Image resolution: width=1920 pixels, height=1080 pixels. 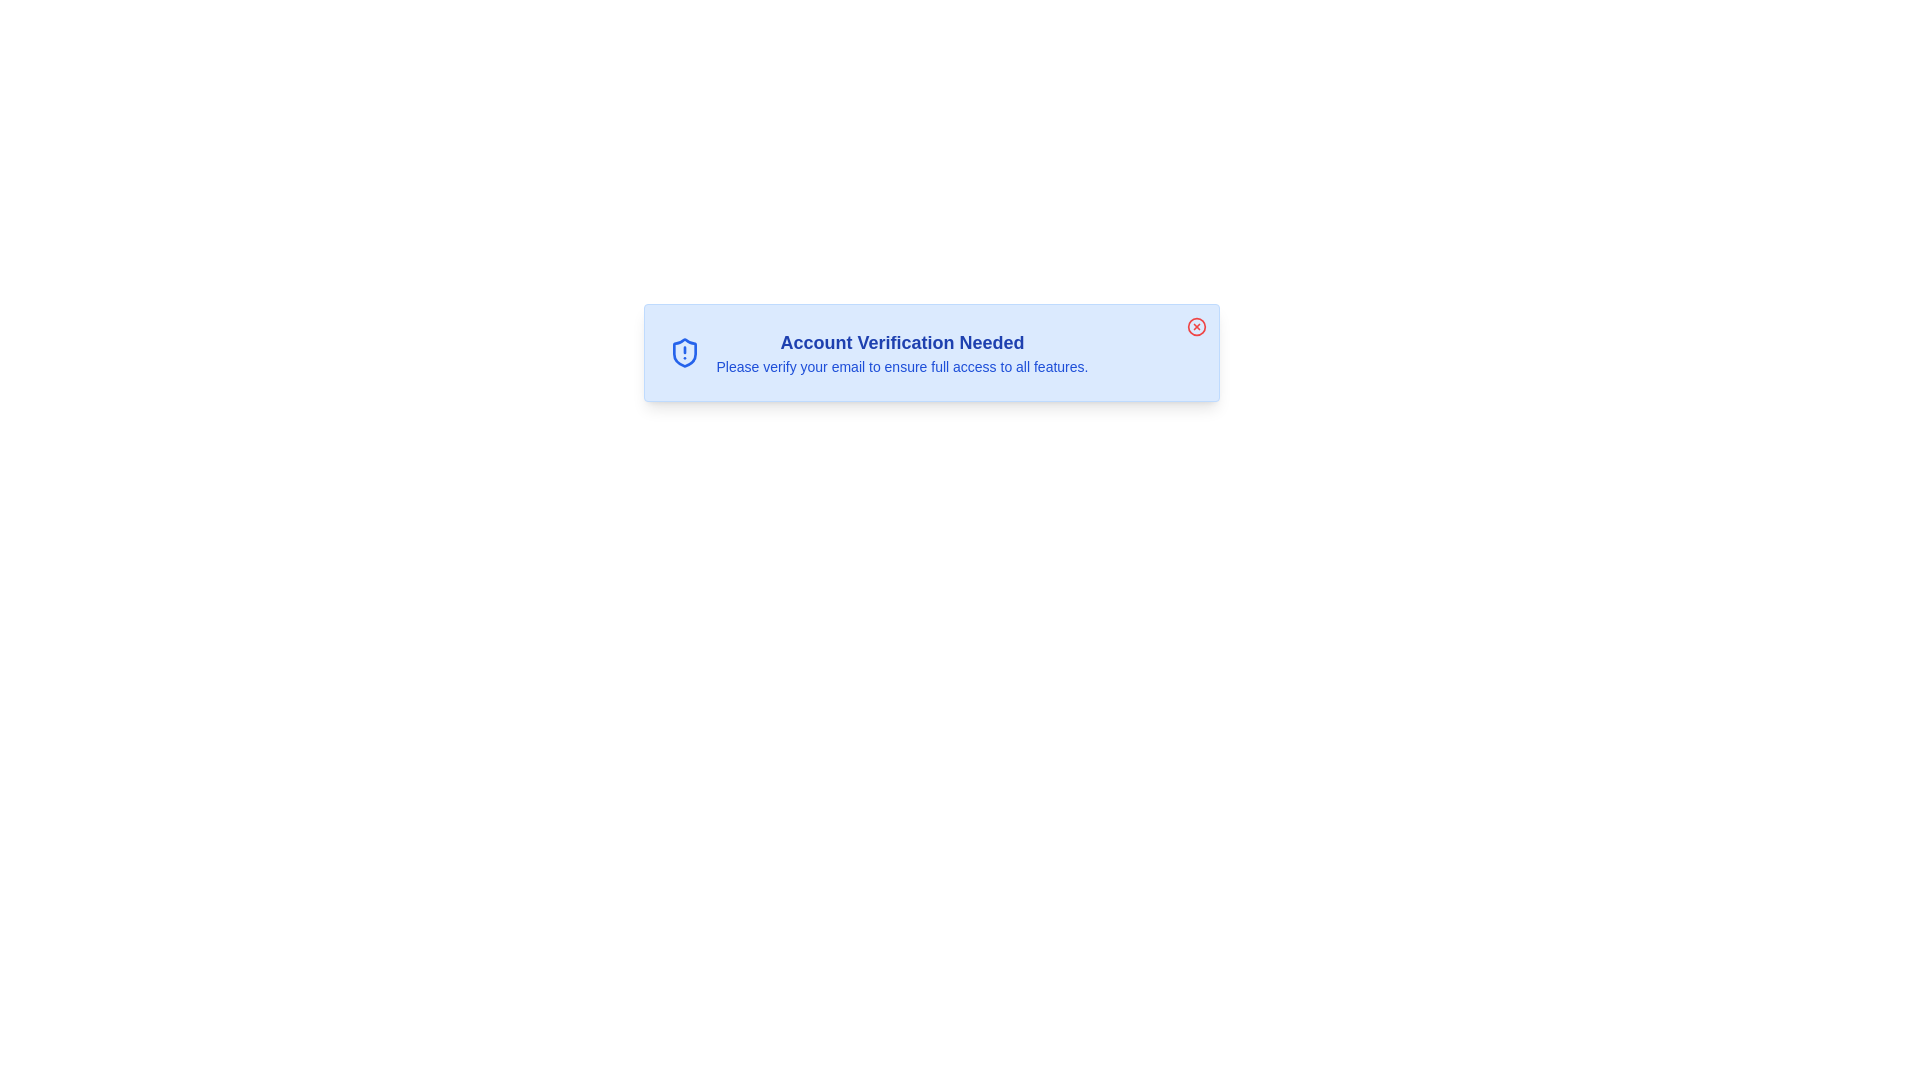 What do you see at coordinates (684, 352) in the screenshot?
I see `the blue shield icon with an exclamation mark that indicates 'Account Verification Needed' in the notification card` at bounding box center [684, 352].